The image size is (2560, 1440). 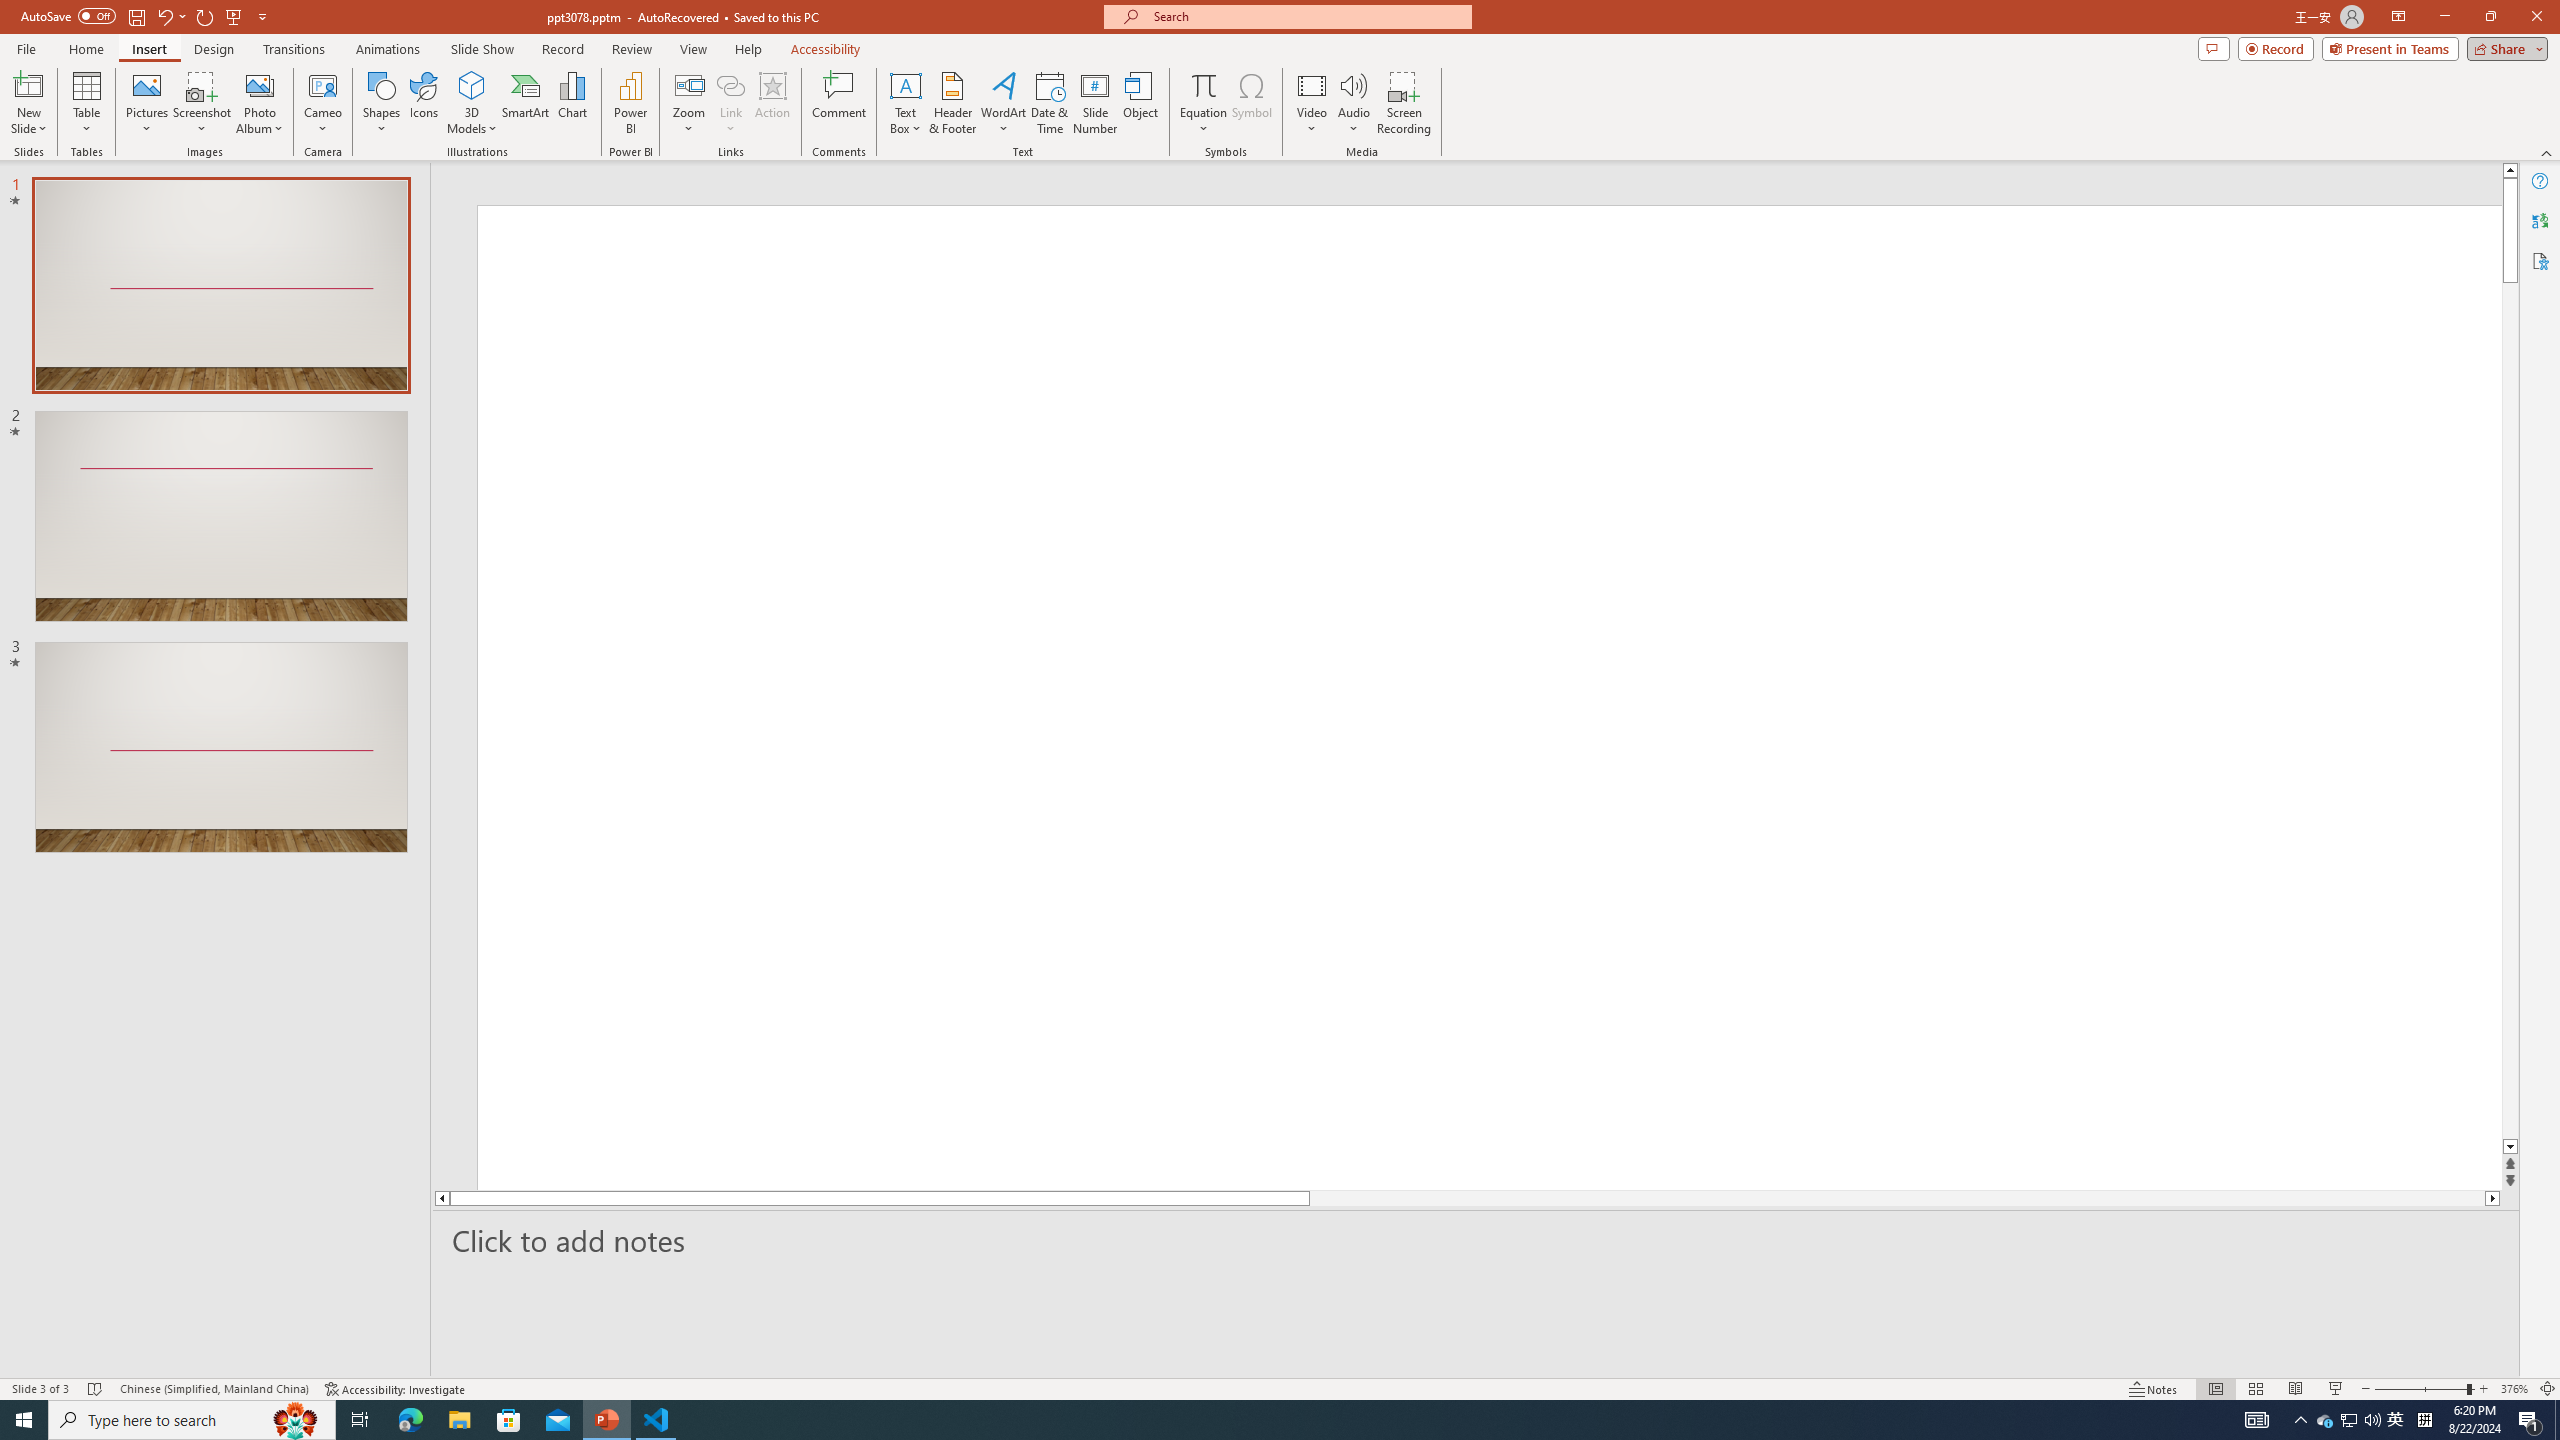 I want to click on 'Equation', so click(x=1202, y=103).